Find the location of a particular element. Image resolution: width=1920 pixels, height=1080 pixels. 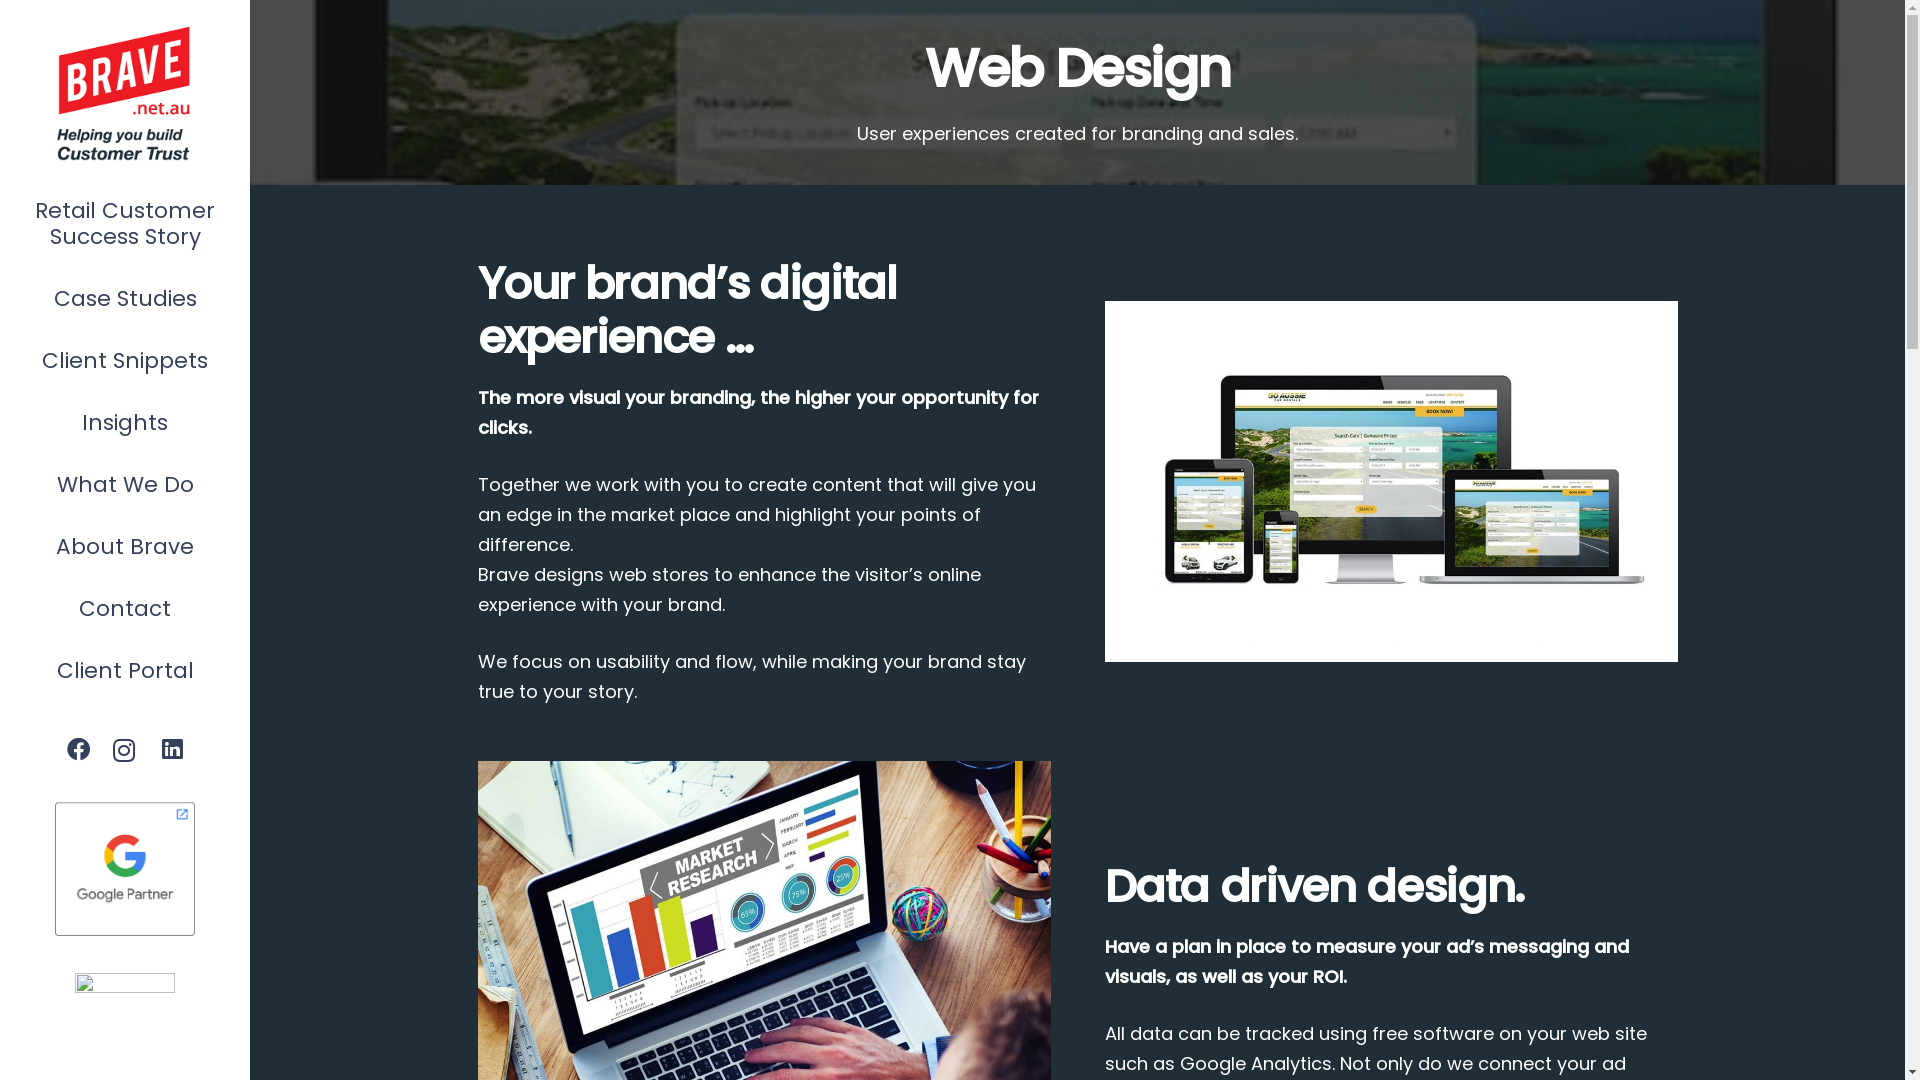

'Instagram' is located at coordinates (100, 750).